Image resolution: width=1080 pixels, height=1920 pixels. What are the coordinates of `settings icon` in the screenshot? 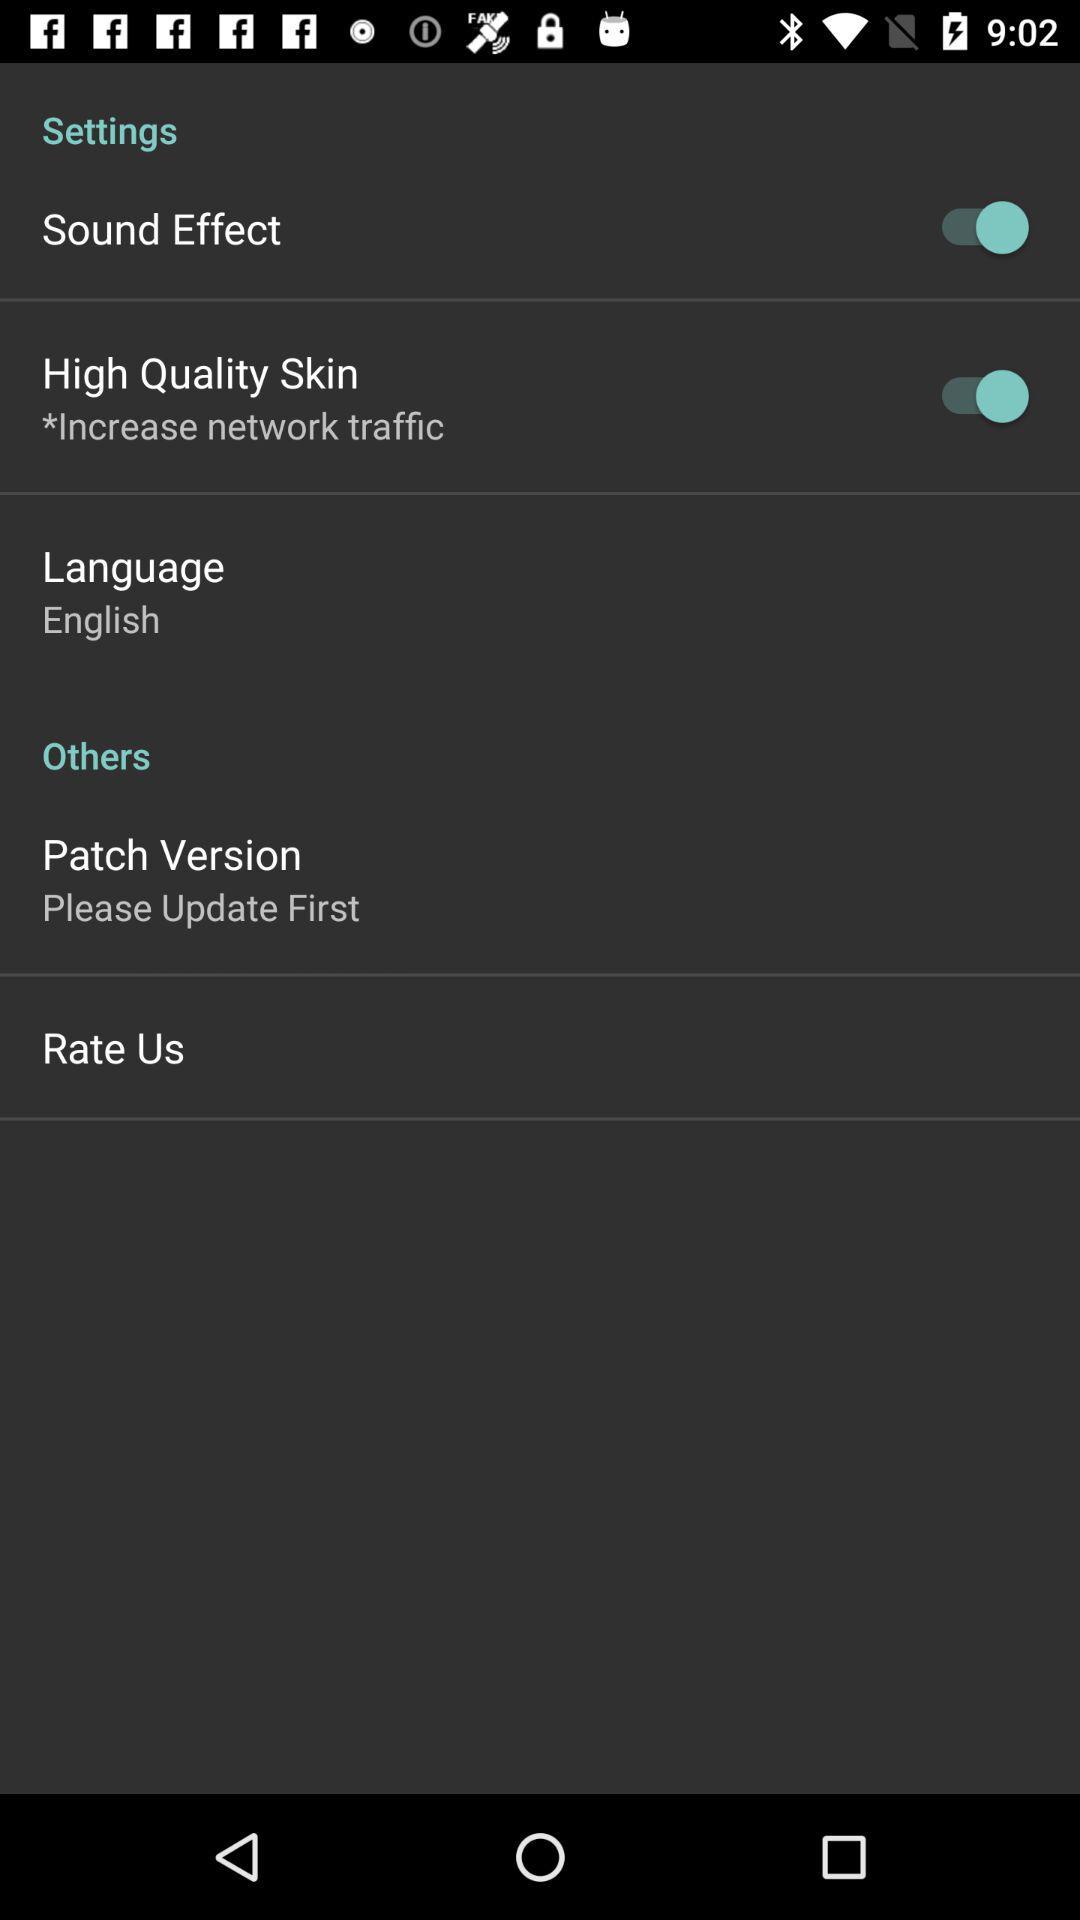 It's located at (540, 107).